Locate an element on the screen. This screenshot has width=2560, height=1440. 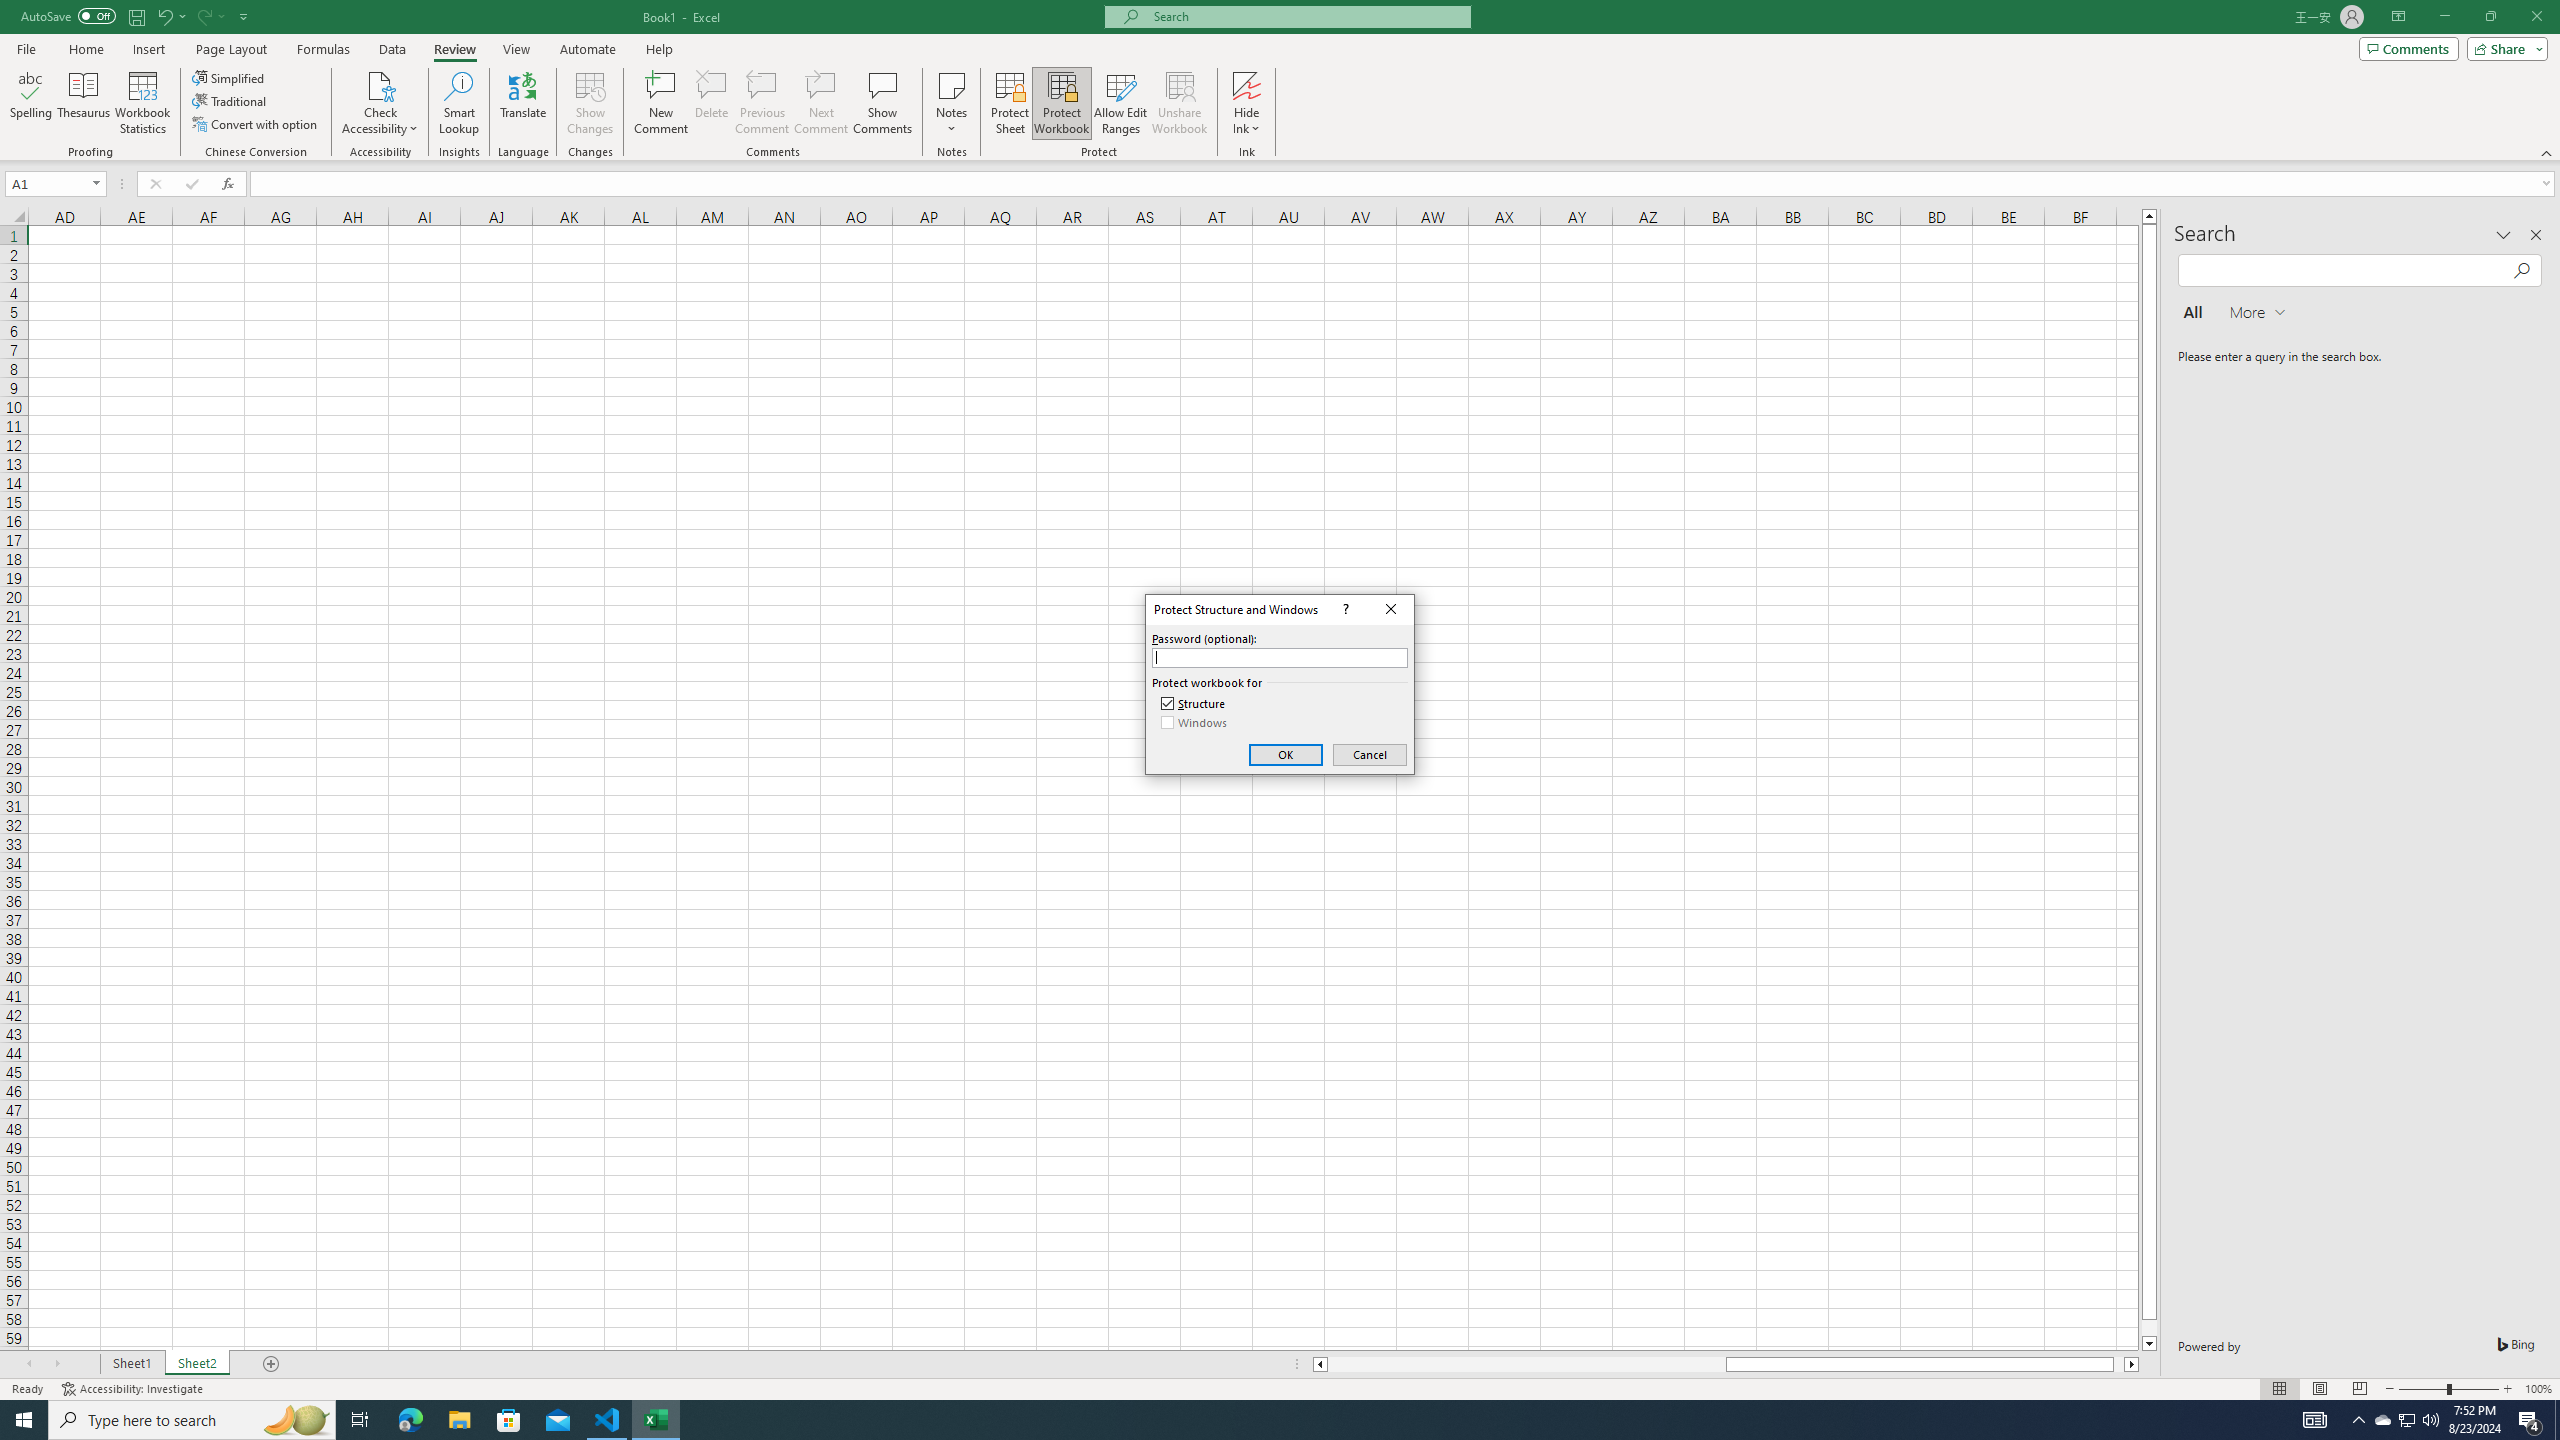
'Password (optional):' is located at coordinates (1280, 658).